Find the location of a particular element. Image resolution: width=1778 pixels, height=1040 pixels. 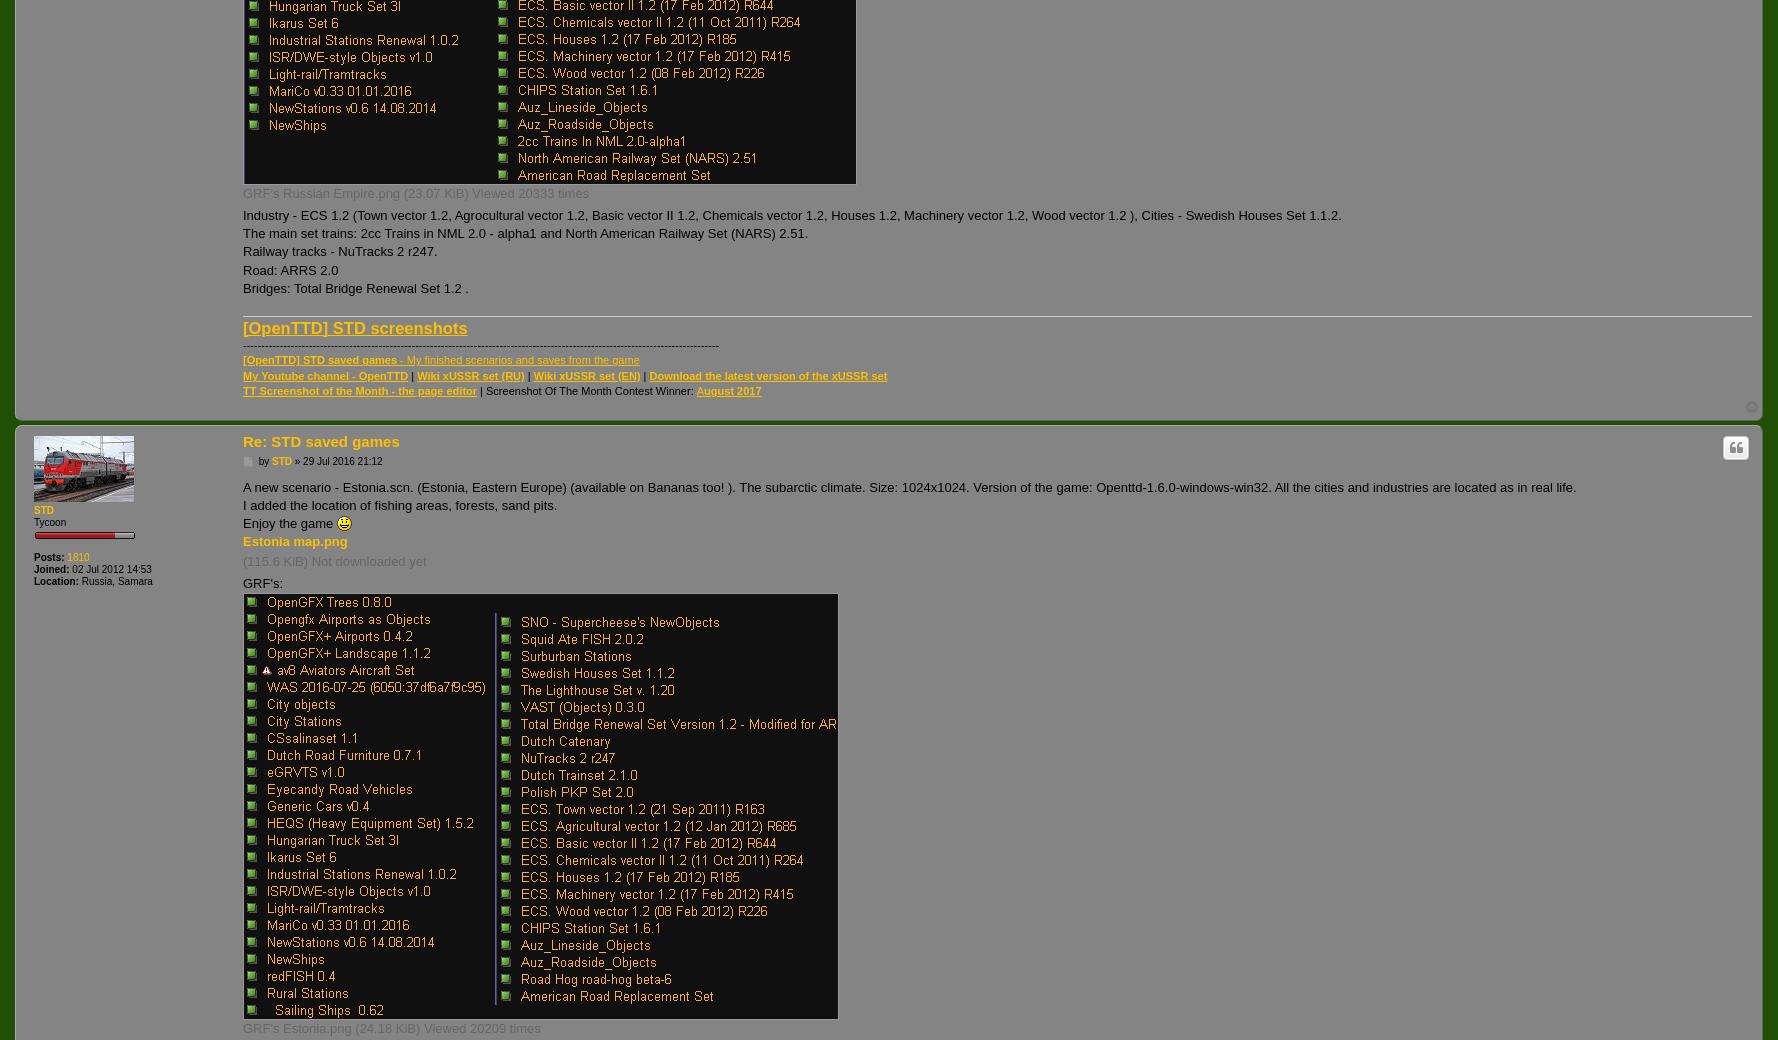

'----------------------------------------------------------------------------------------------------------------------------------' is located at coordinates (479, 343).